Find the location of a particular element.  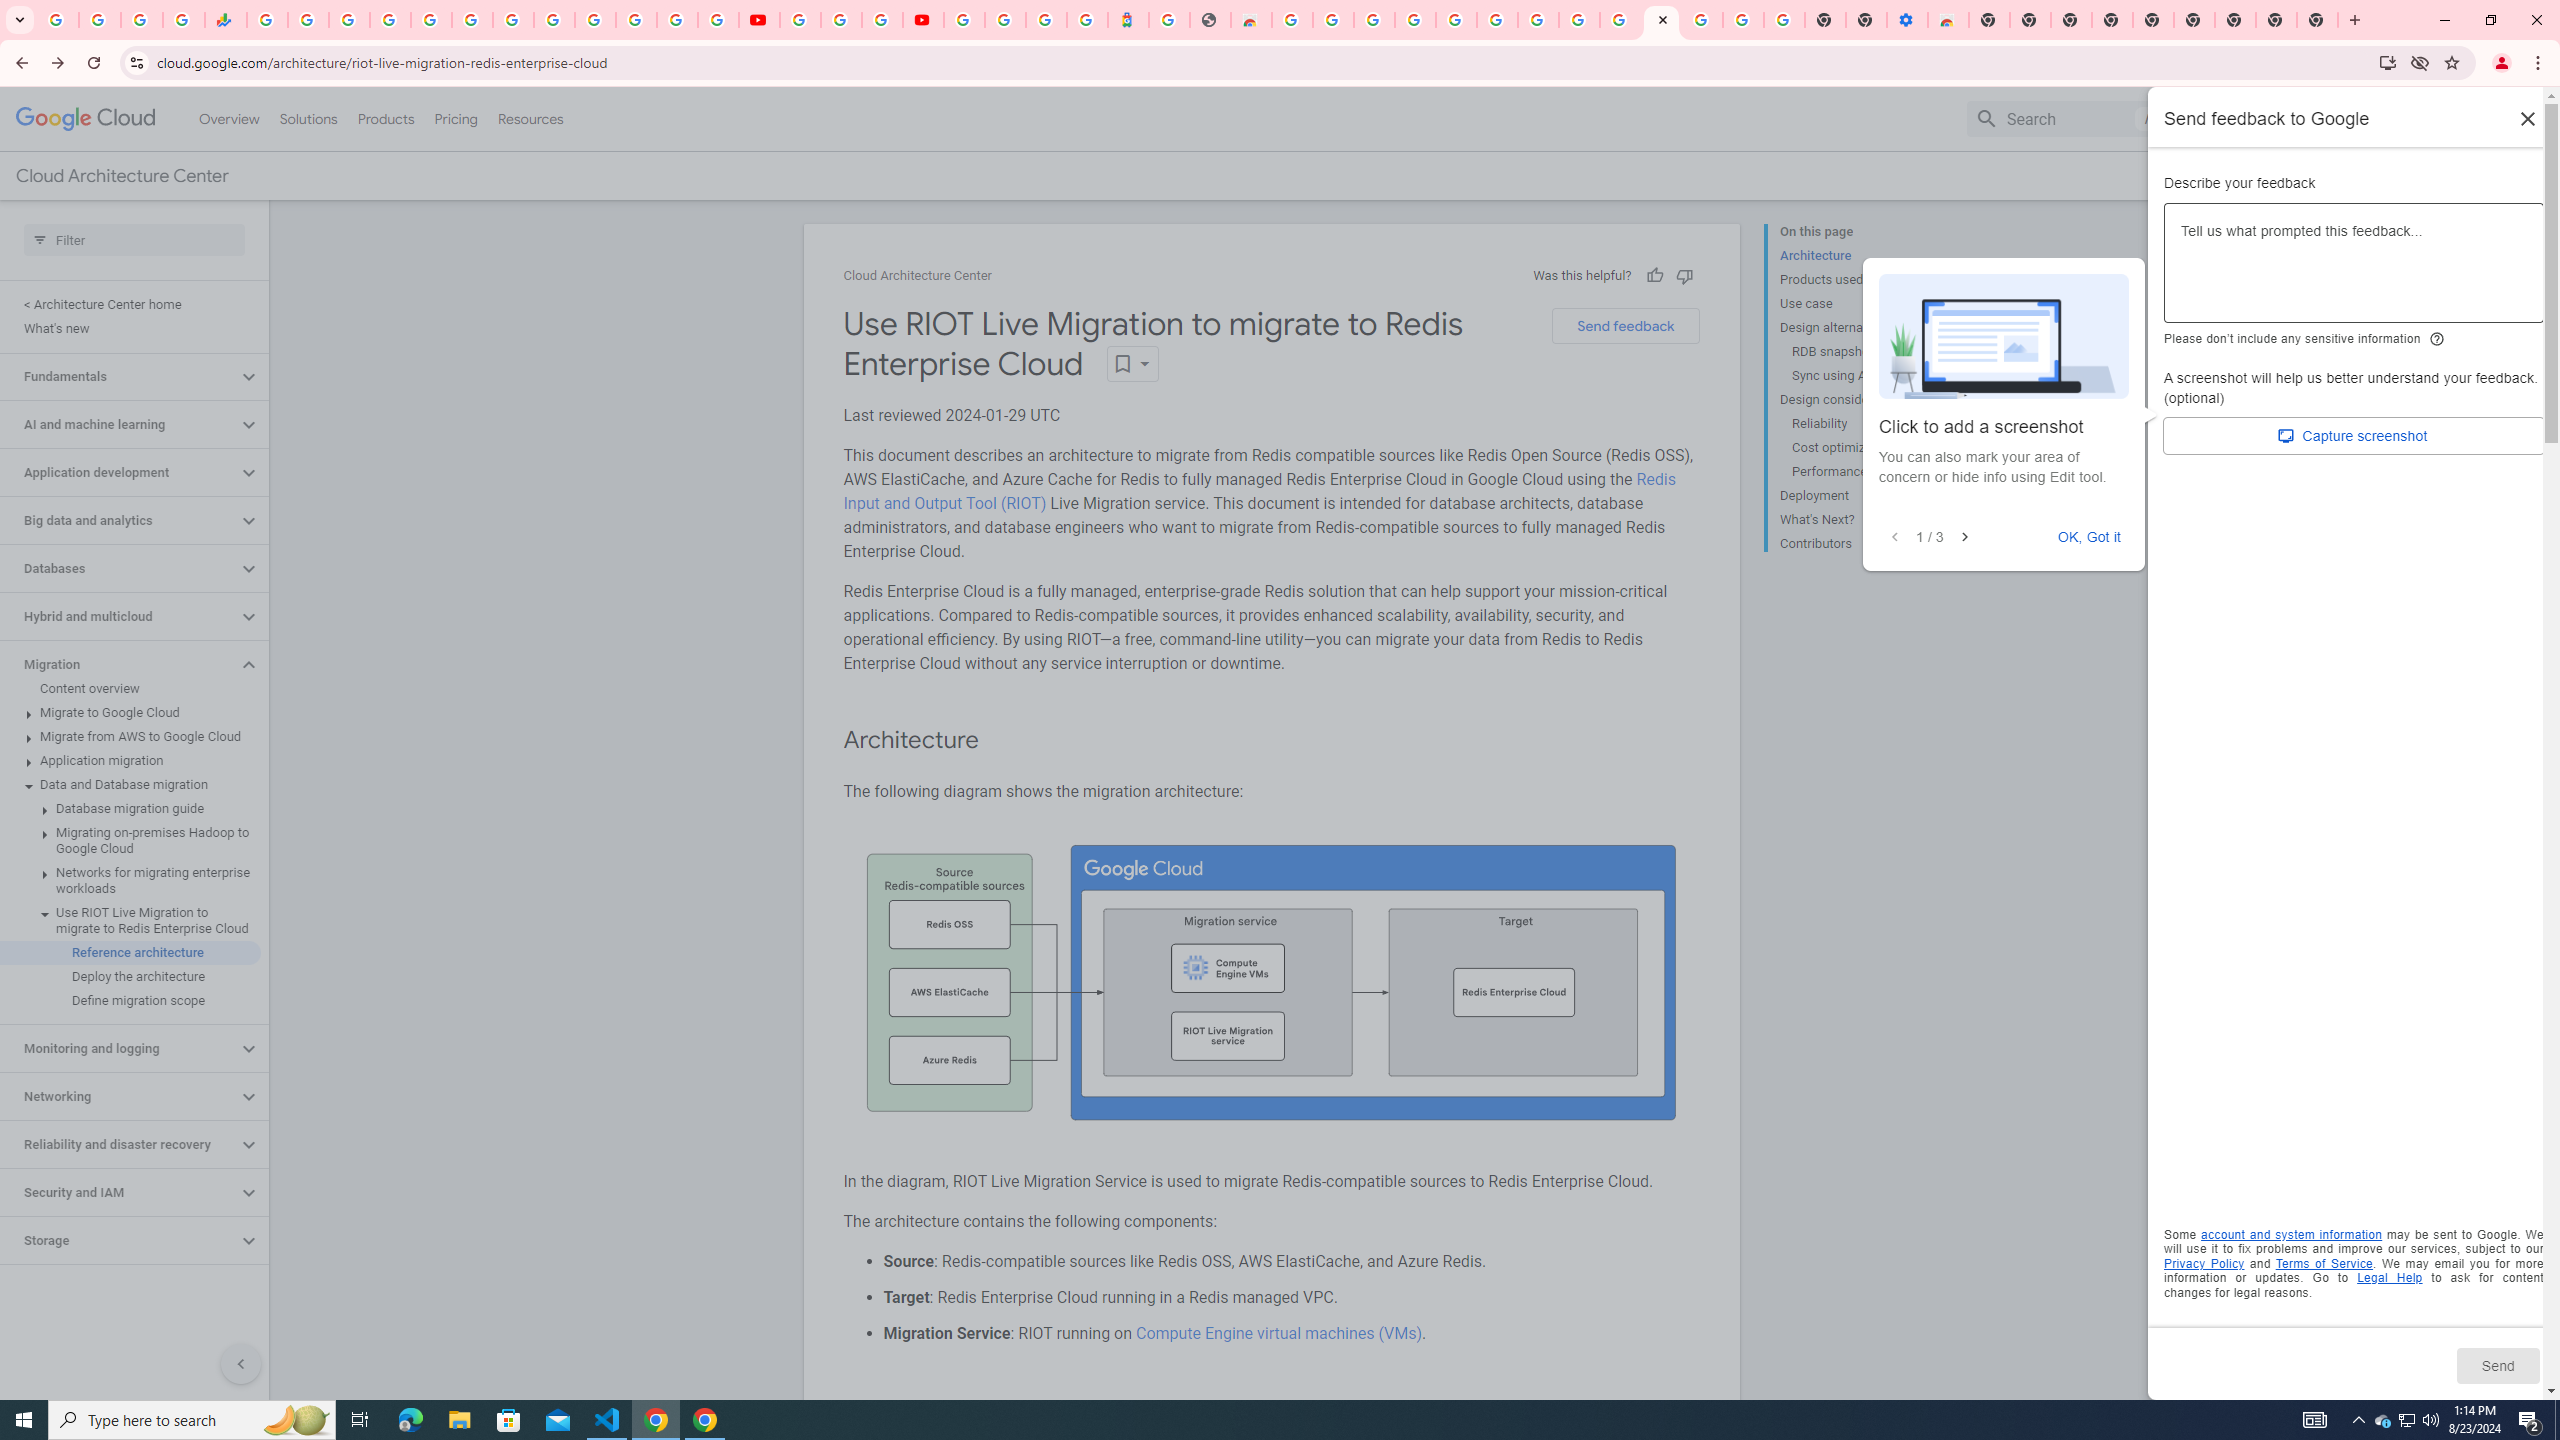

'account and system information' is located at coordinates (2291, 1234).